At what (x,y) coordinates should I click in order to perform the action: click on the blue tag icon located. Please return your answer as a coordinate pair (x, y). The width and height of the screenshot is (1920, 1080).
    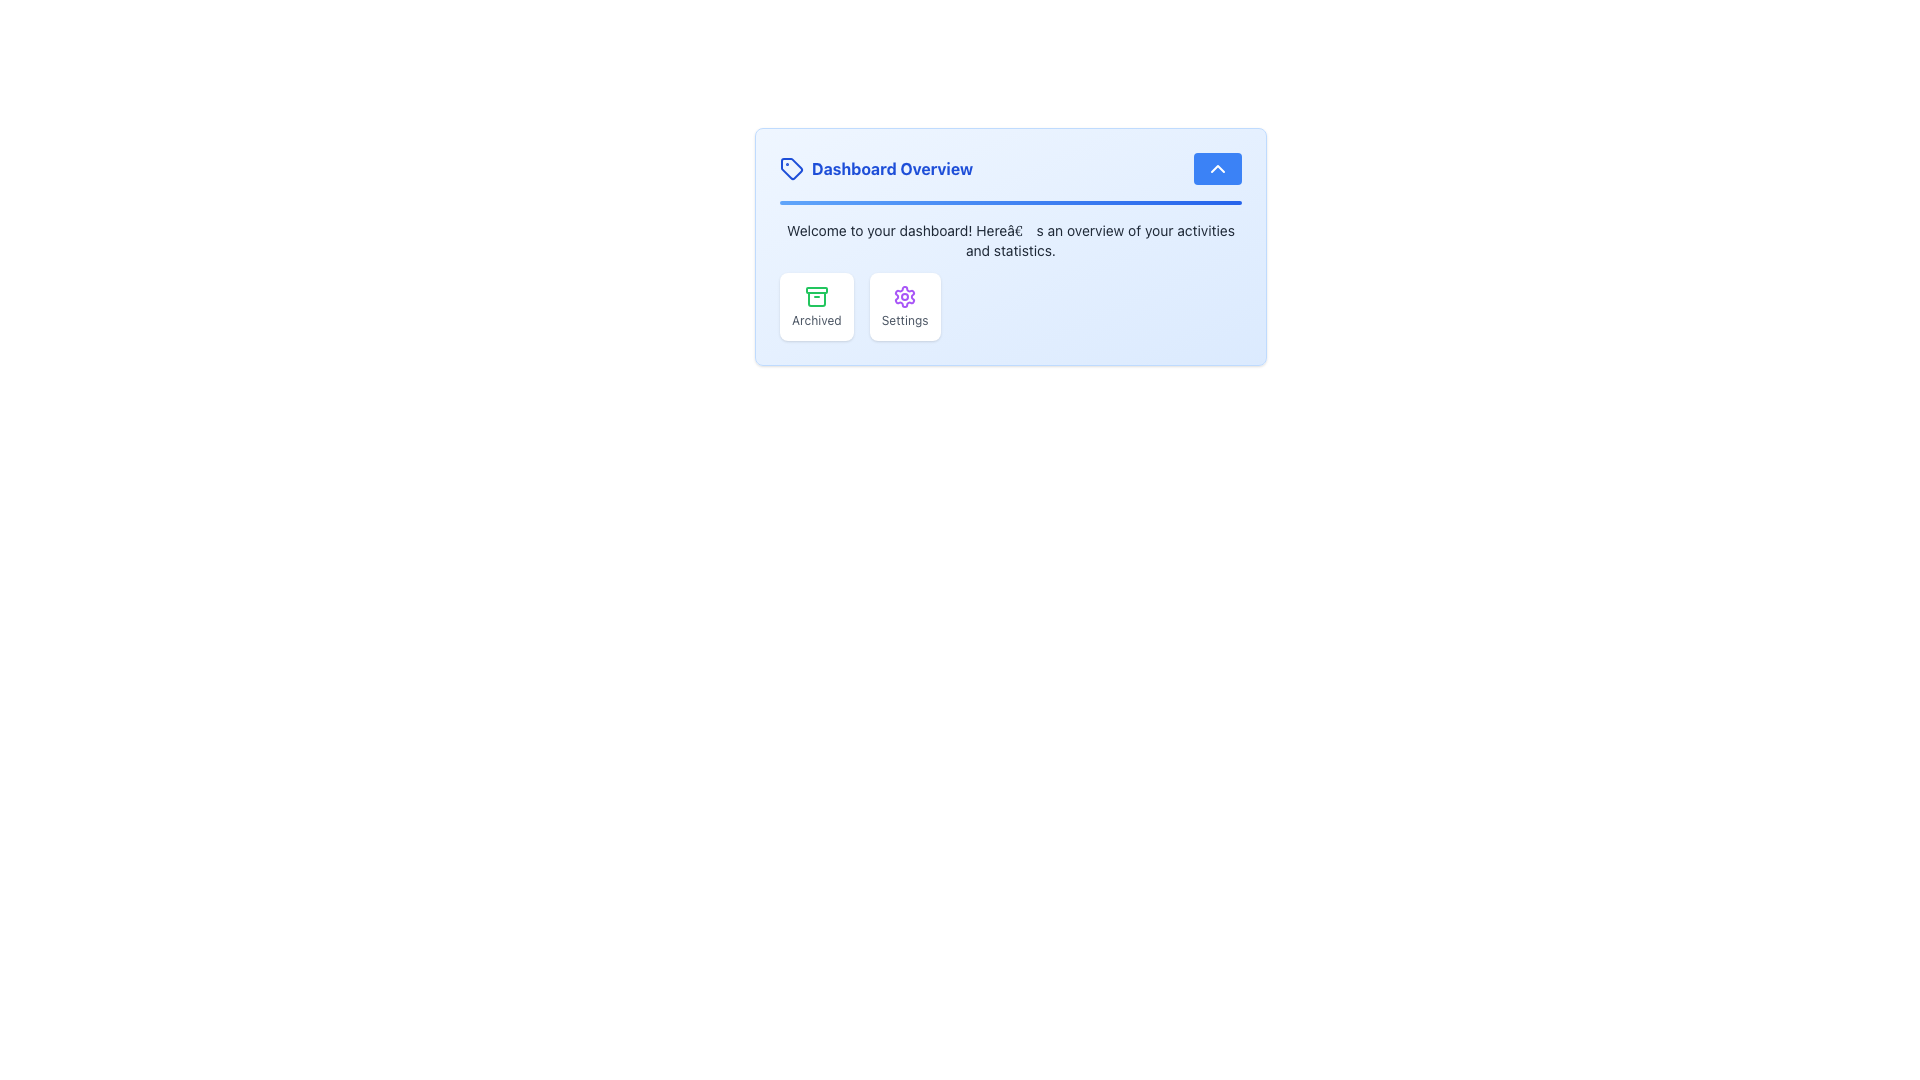
    Looking at the image, I should click on (791, 168).